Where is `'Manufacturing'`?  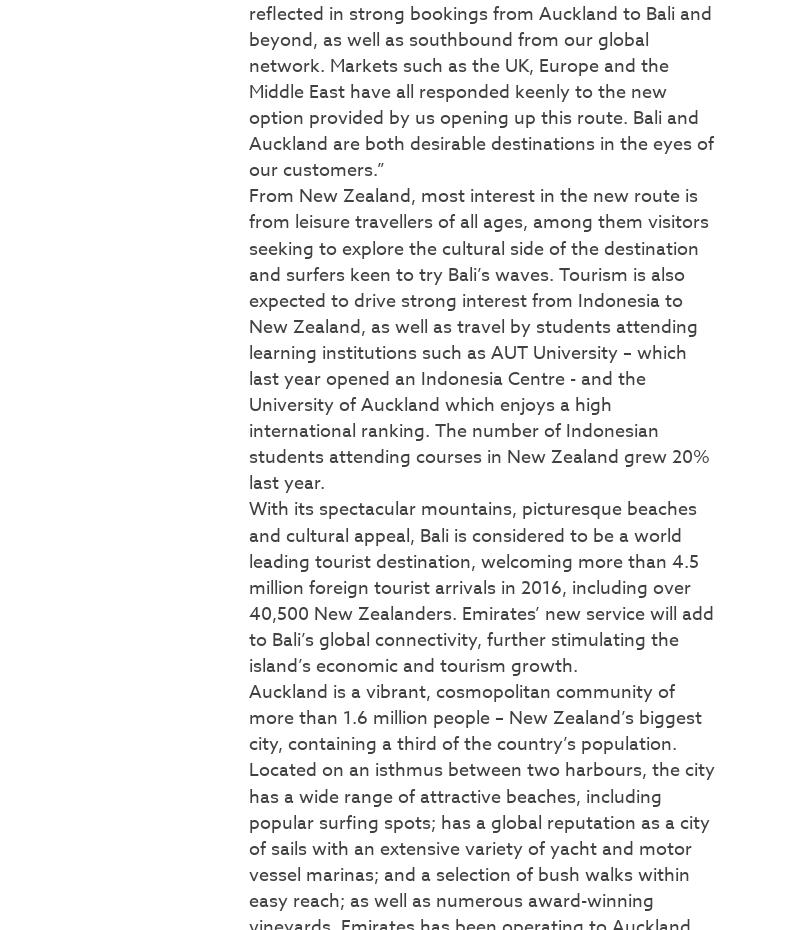 'Manufacturing' is located at coordinates (144, 276).